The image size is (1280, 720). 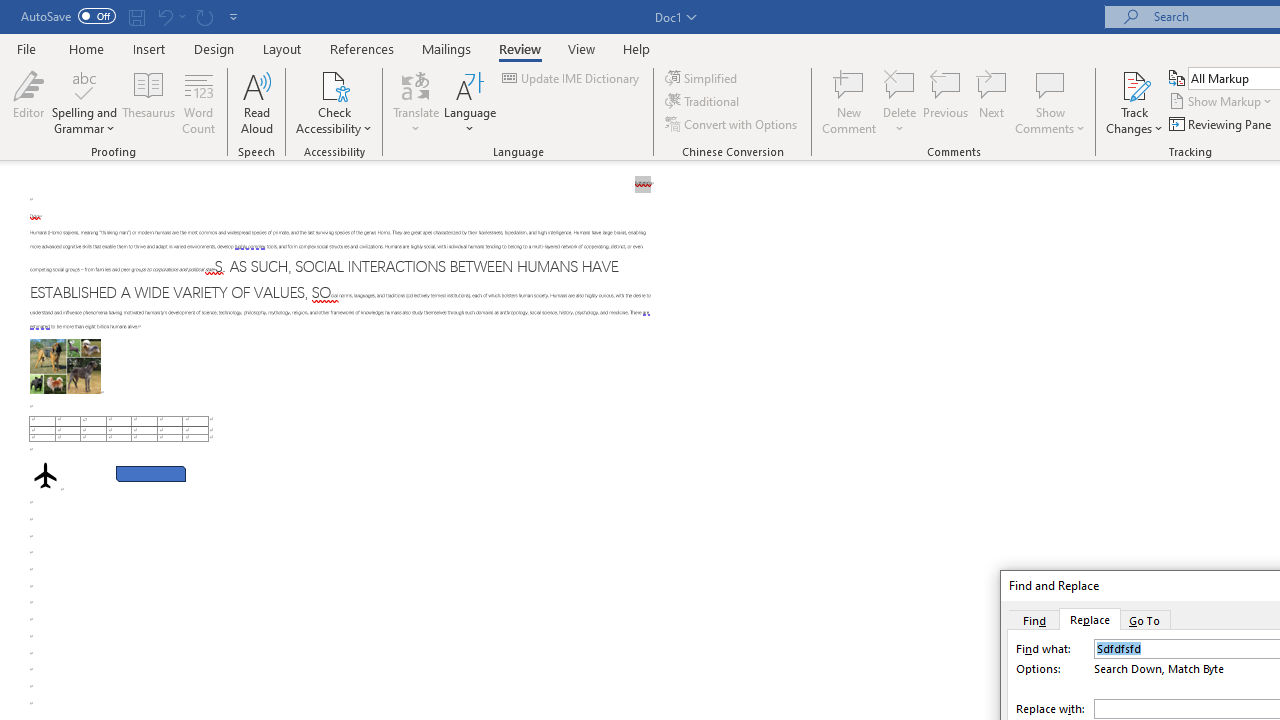 What do you see at coordinates (170, 16) in the screenshot?
I see `'Undo Paragraph Alignment'` at bounding box center [170, 16].